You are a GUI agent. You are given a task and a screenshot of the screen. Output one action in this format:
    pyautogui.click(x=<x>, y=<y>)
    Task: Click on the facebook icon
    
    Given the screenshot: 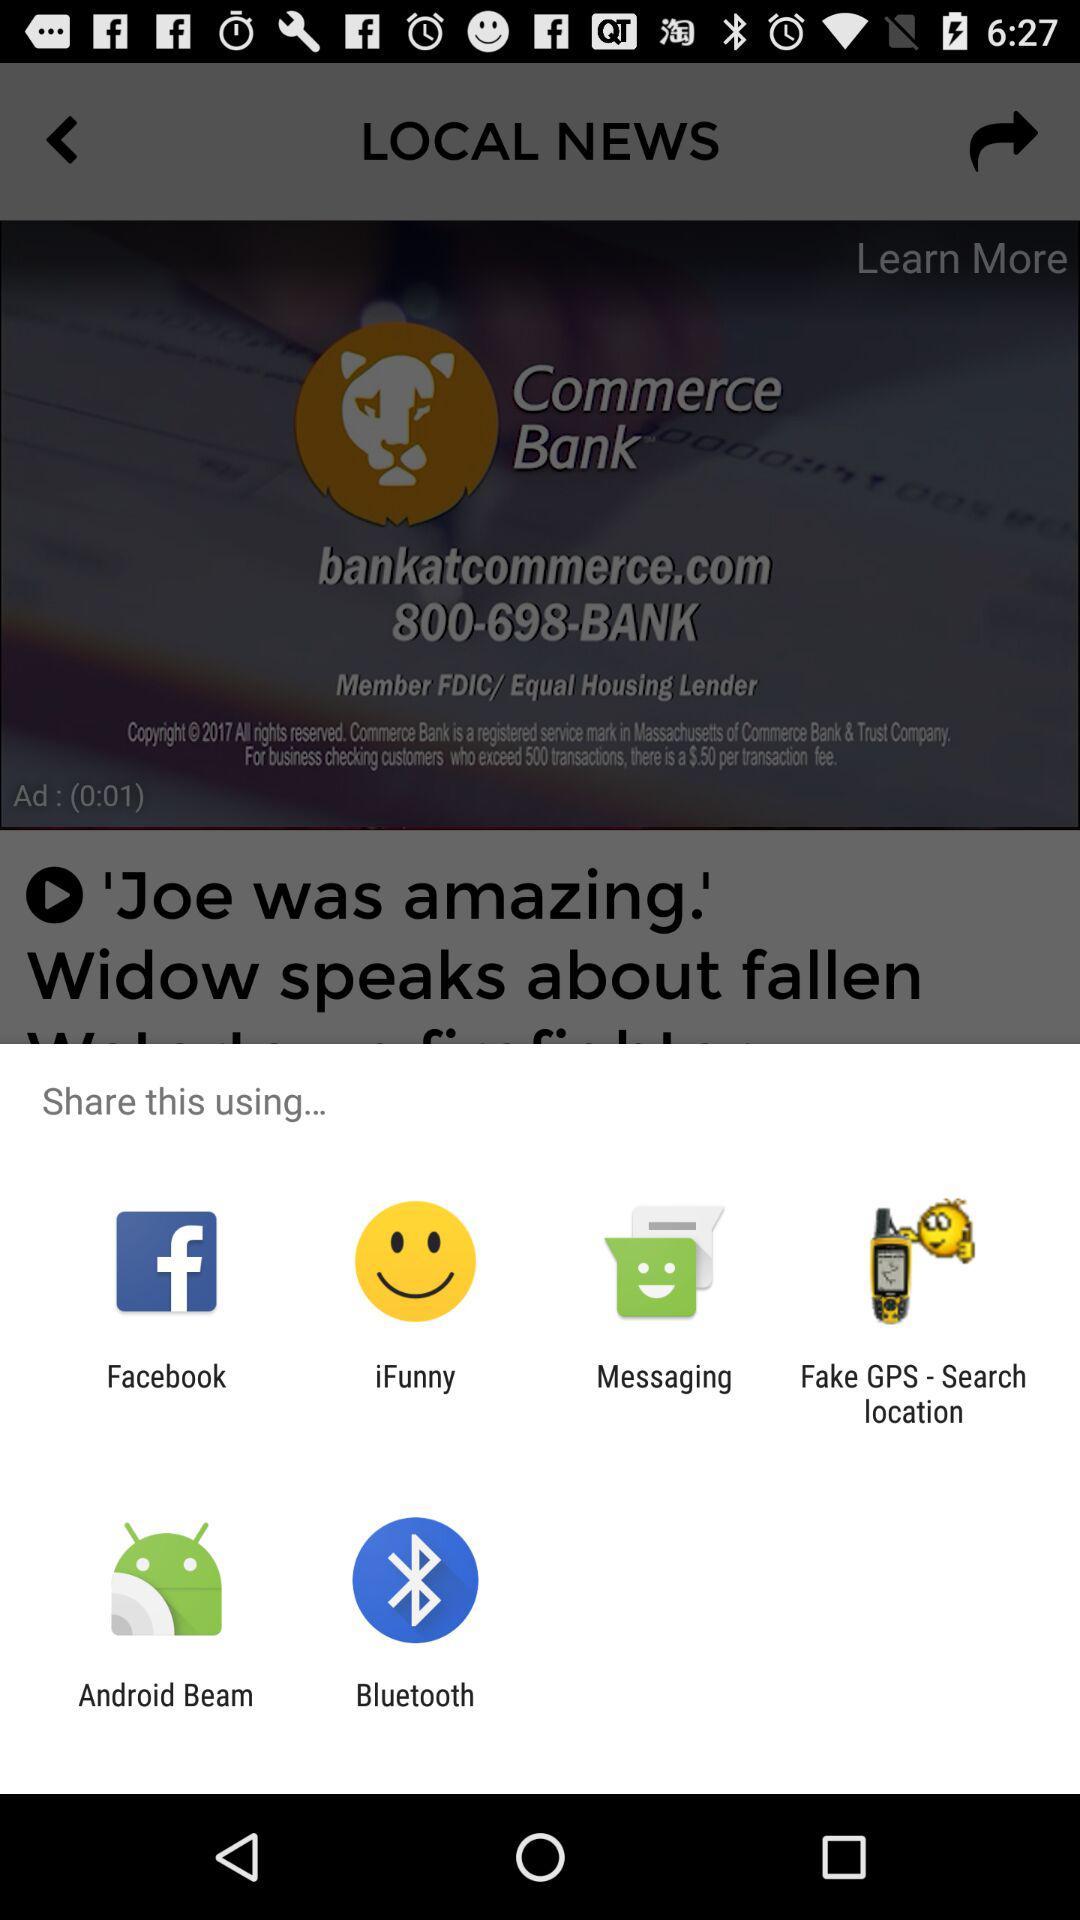 What is the action you would take?
    pyautogui.click(x=165, y=1392)
    